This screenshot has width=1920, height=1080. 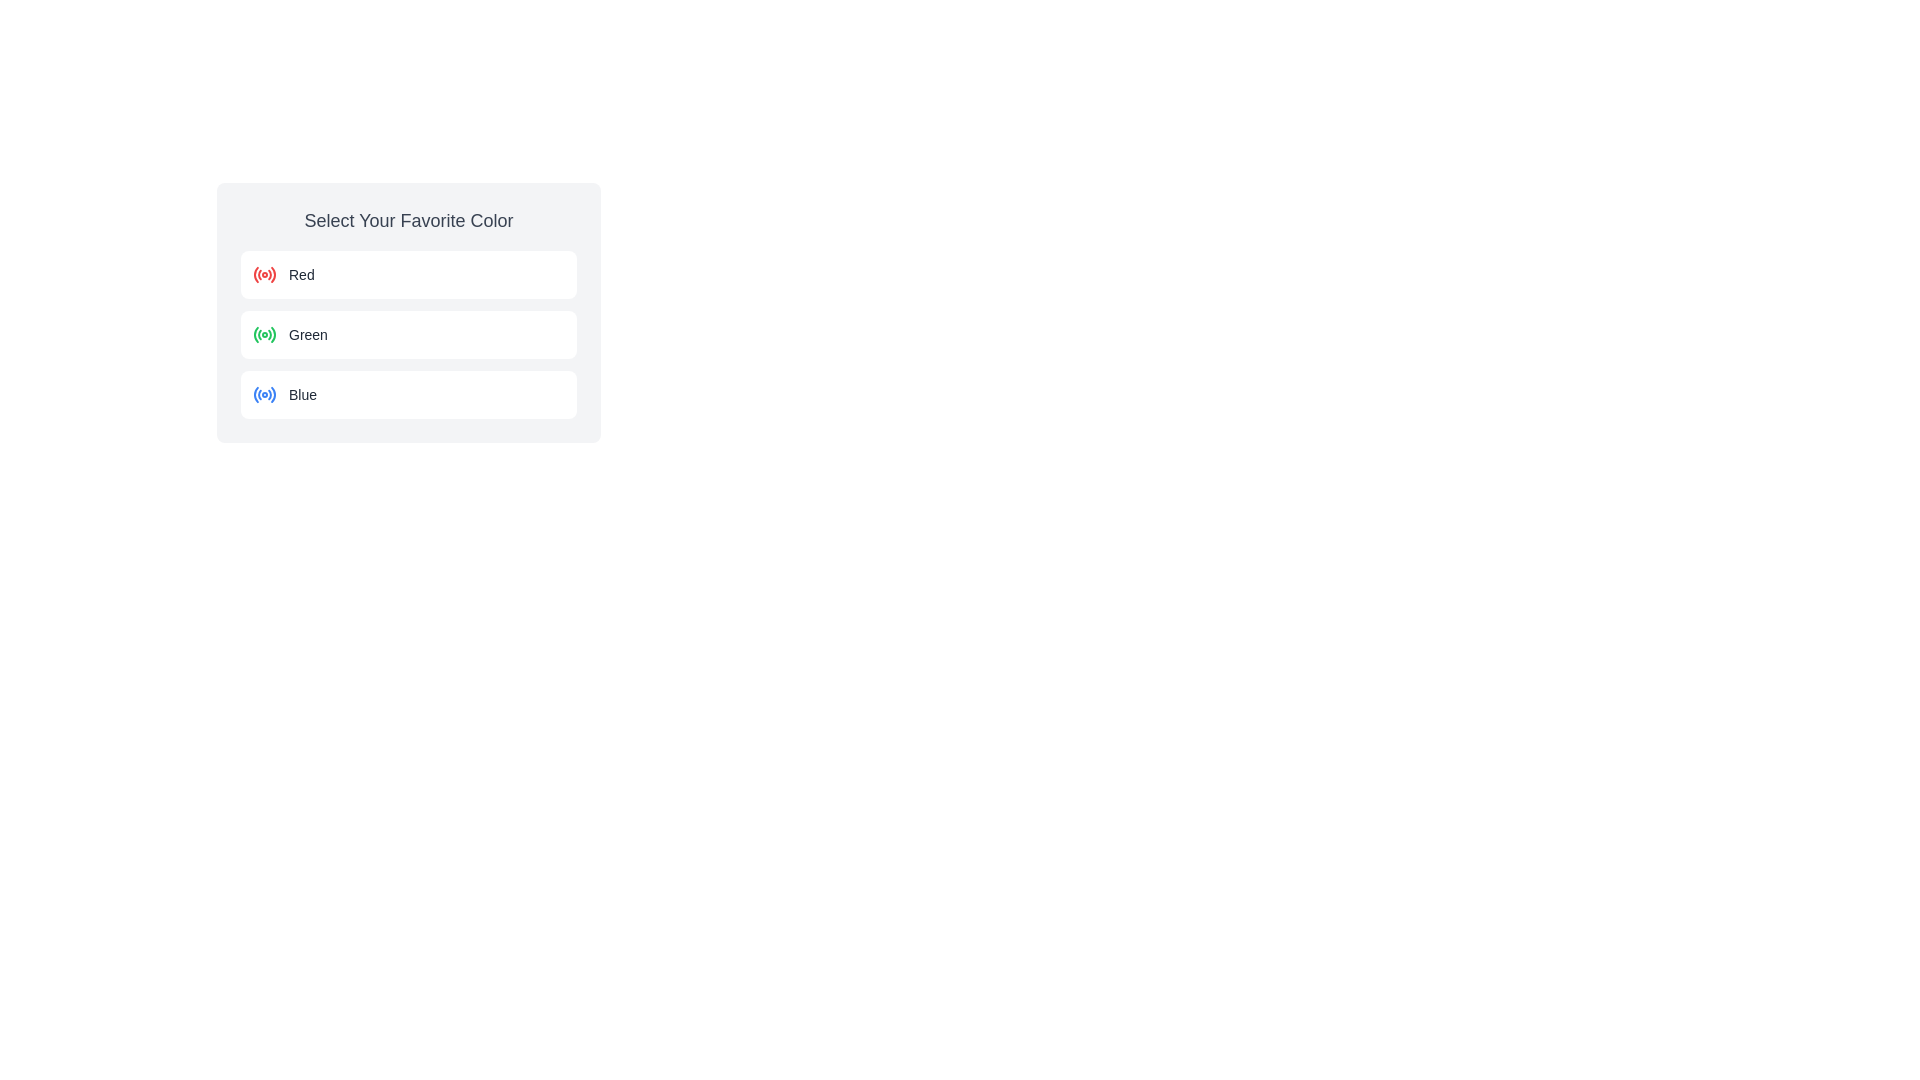 What do you see at coordinates (407, 334) in the screenshot?
I see `the second selectable option labeled 'Green'` at bounding box center [407, 334].